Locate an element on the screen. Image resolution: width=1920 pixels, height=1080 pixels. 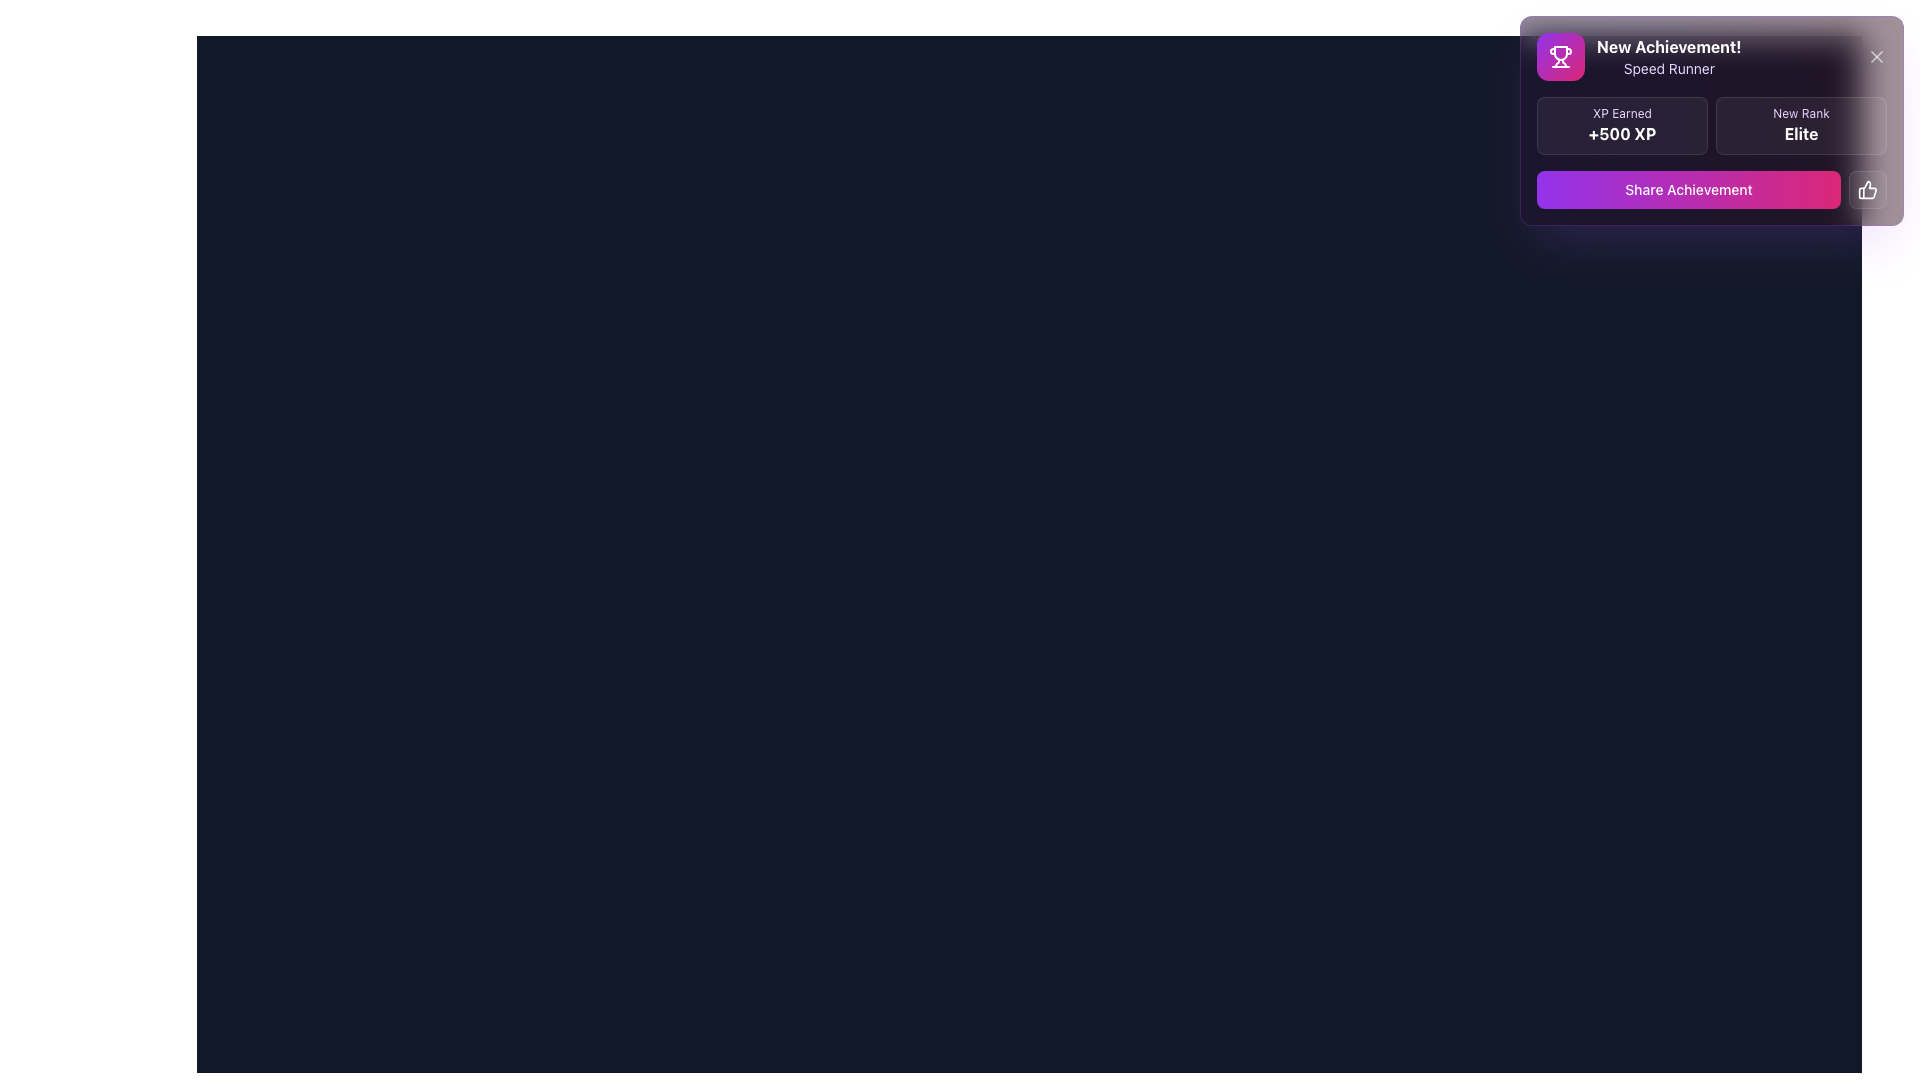
the 'New Achievement!' text display, which features a bold message in white and a subtitle in light purple, located in the top right of the notification panel is located at coordinates (1669, 56).